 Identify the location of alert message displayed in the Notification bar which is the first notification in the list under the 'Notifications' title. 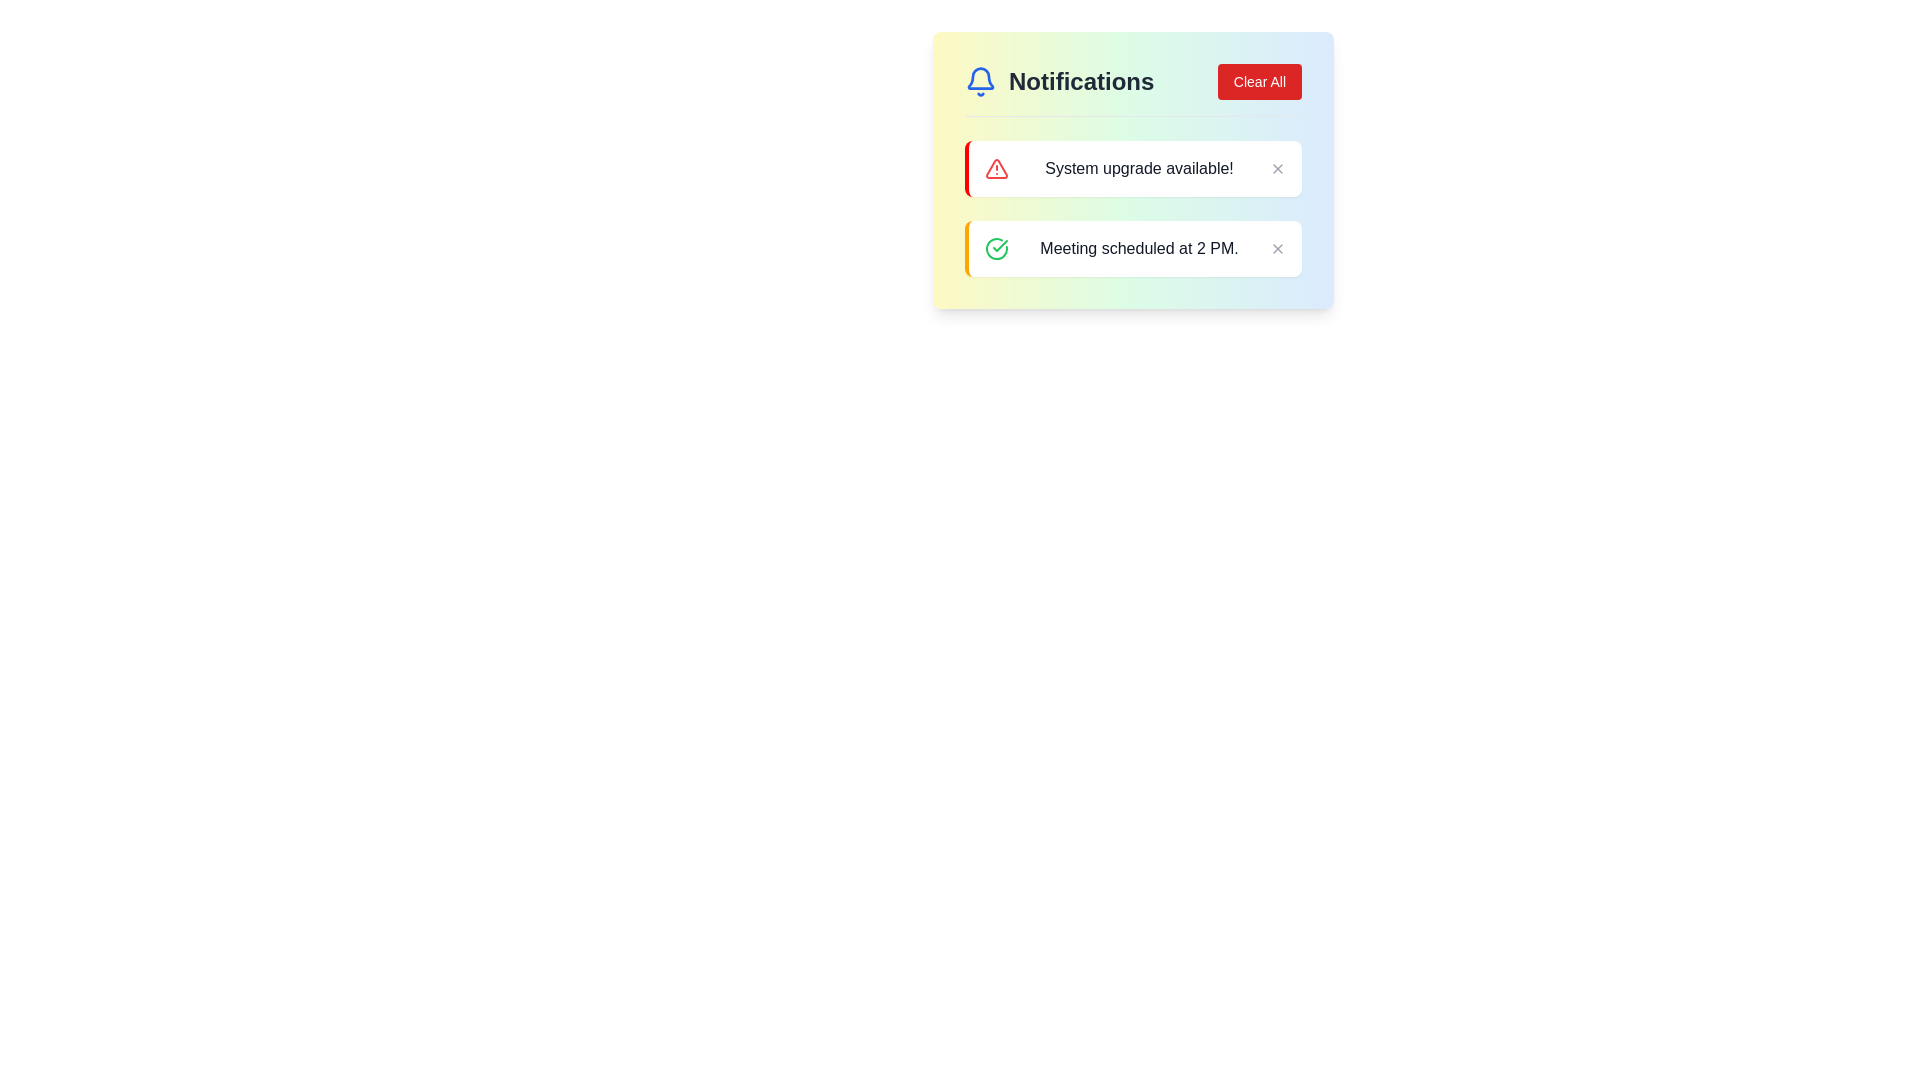
(1133, 168).